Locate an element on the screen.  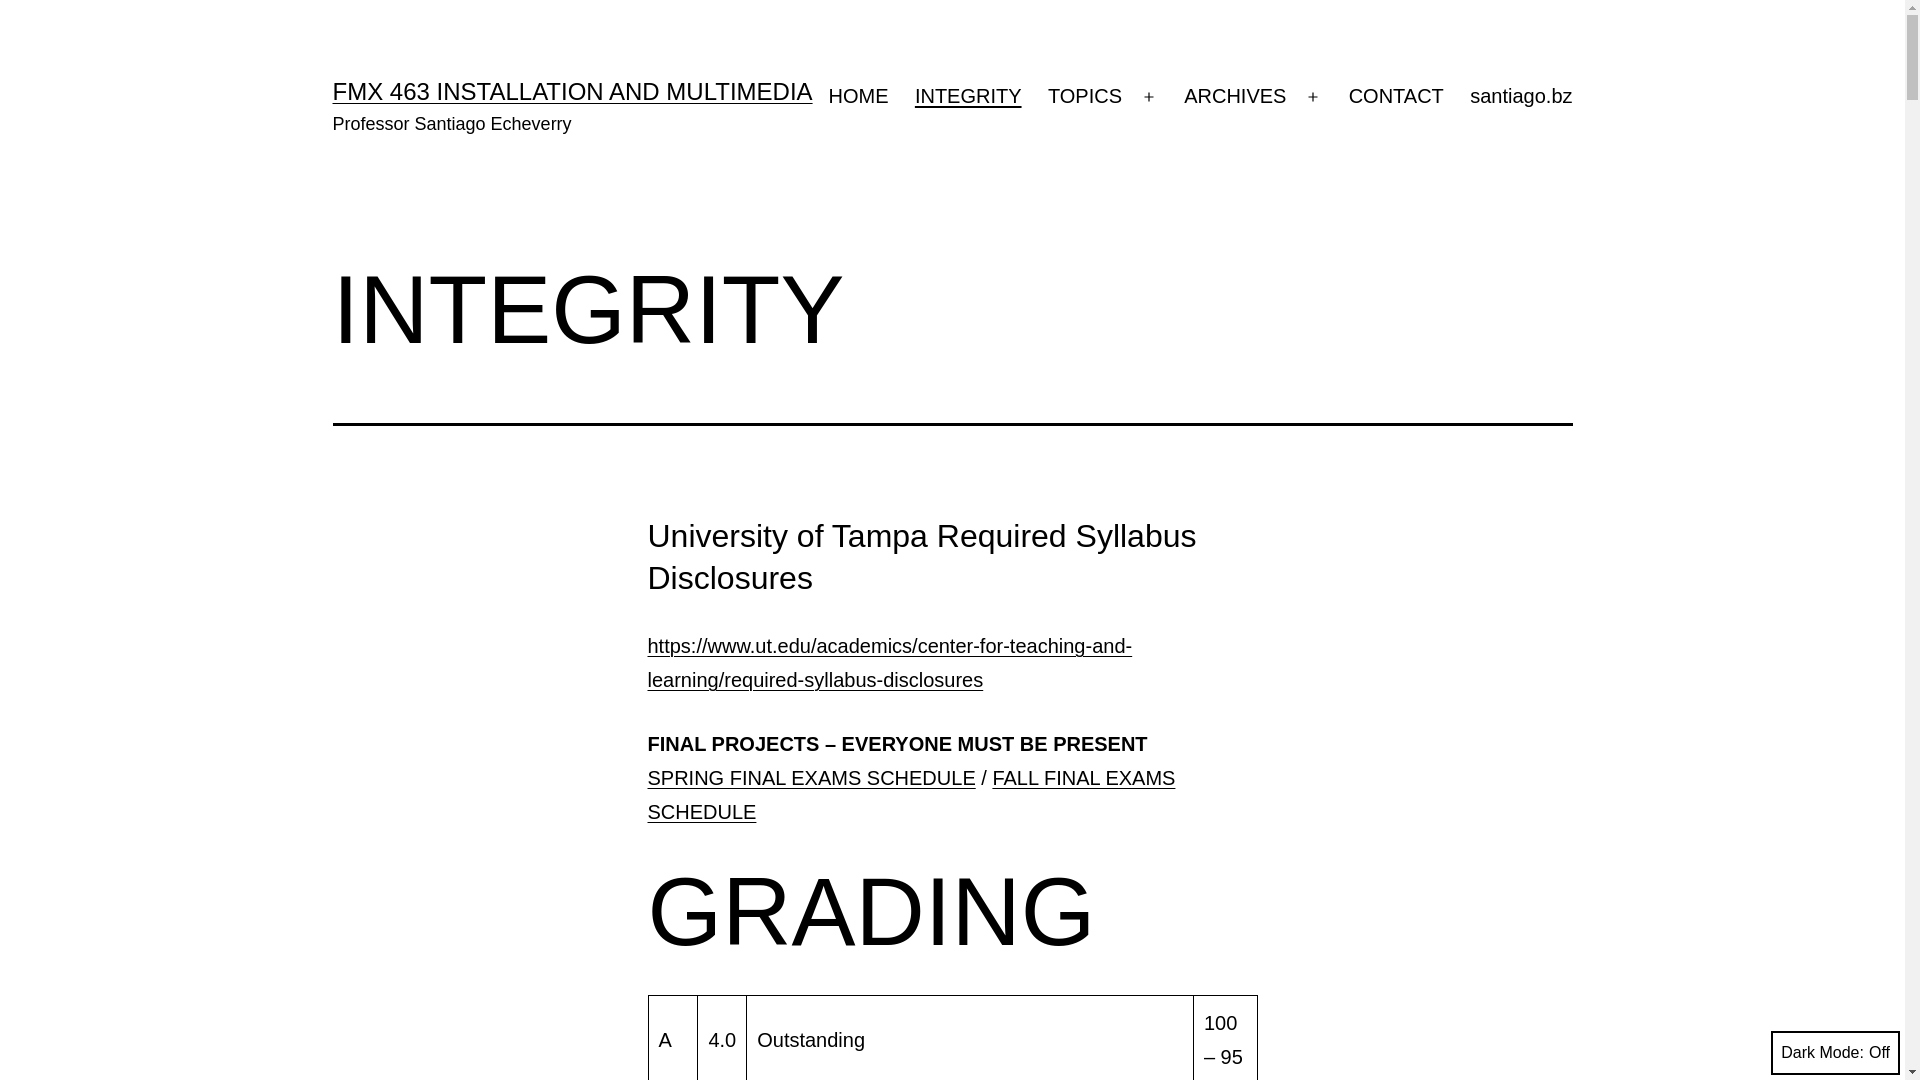
'Dark Mode:' is located at coordinates (1835, 1052).